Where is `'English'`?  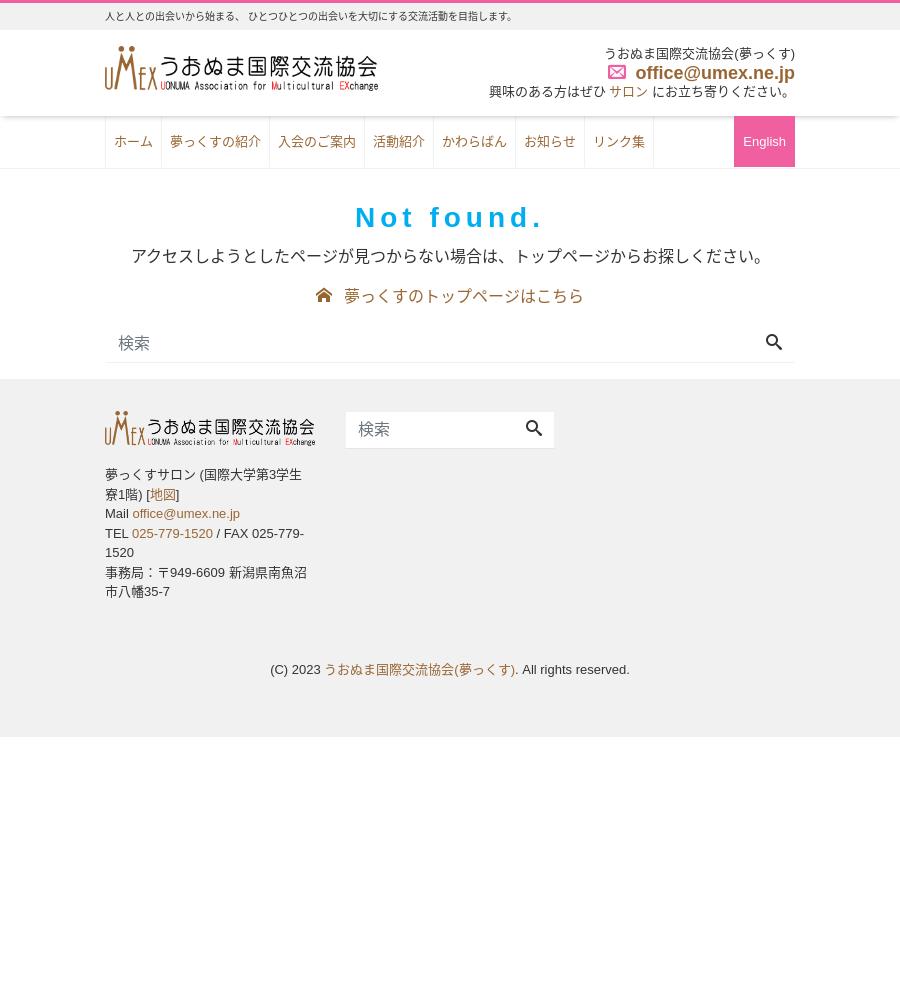
'English' is located at coordinates (763, 140).